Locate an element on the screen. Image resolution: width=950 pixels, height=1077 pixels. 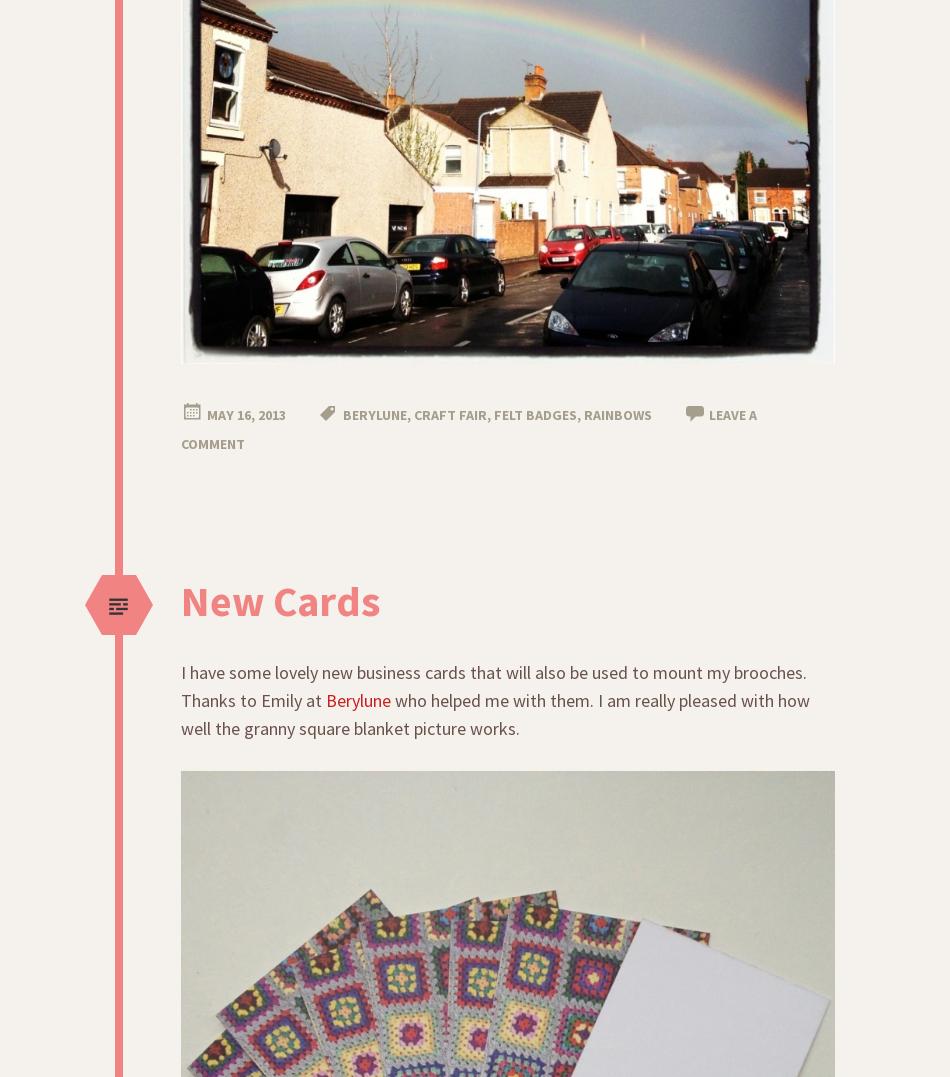
'who helped me with them. I am really pleased with how well the granny square blanket picture works.' is located at coordinates (495, 713).